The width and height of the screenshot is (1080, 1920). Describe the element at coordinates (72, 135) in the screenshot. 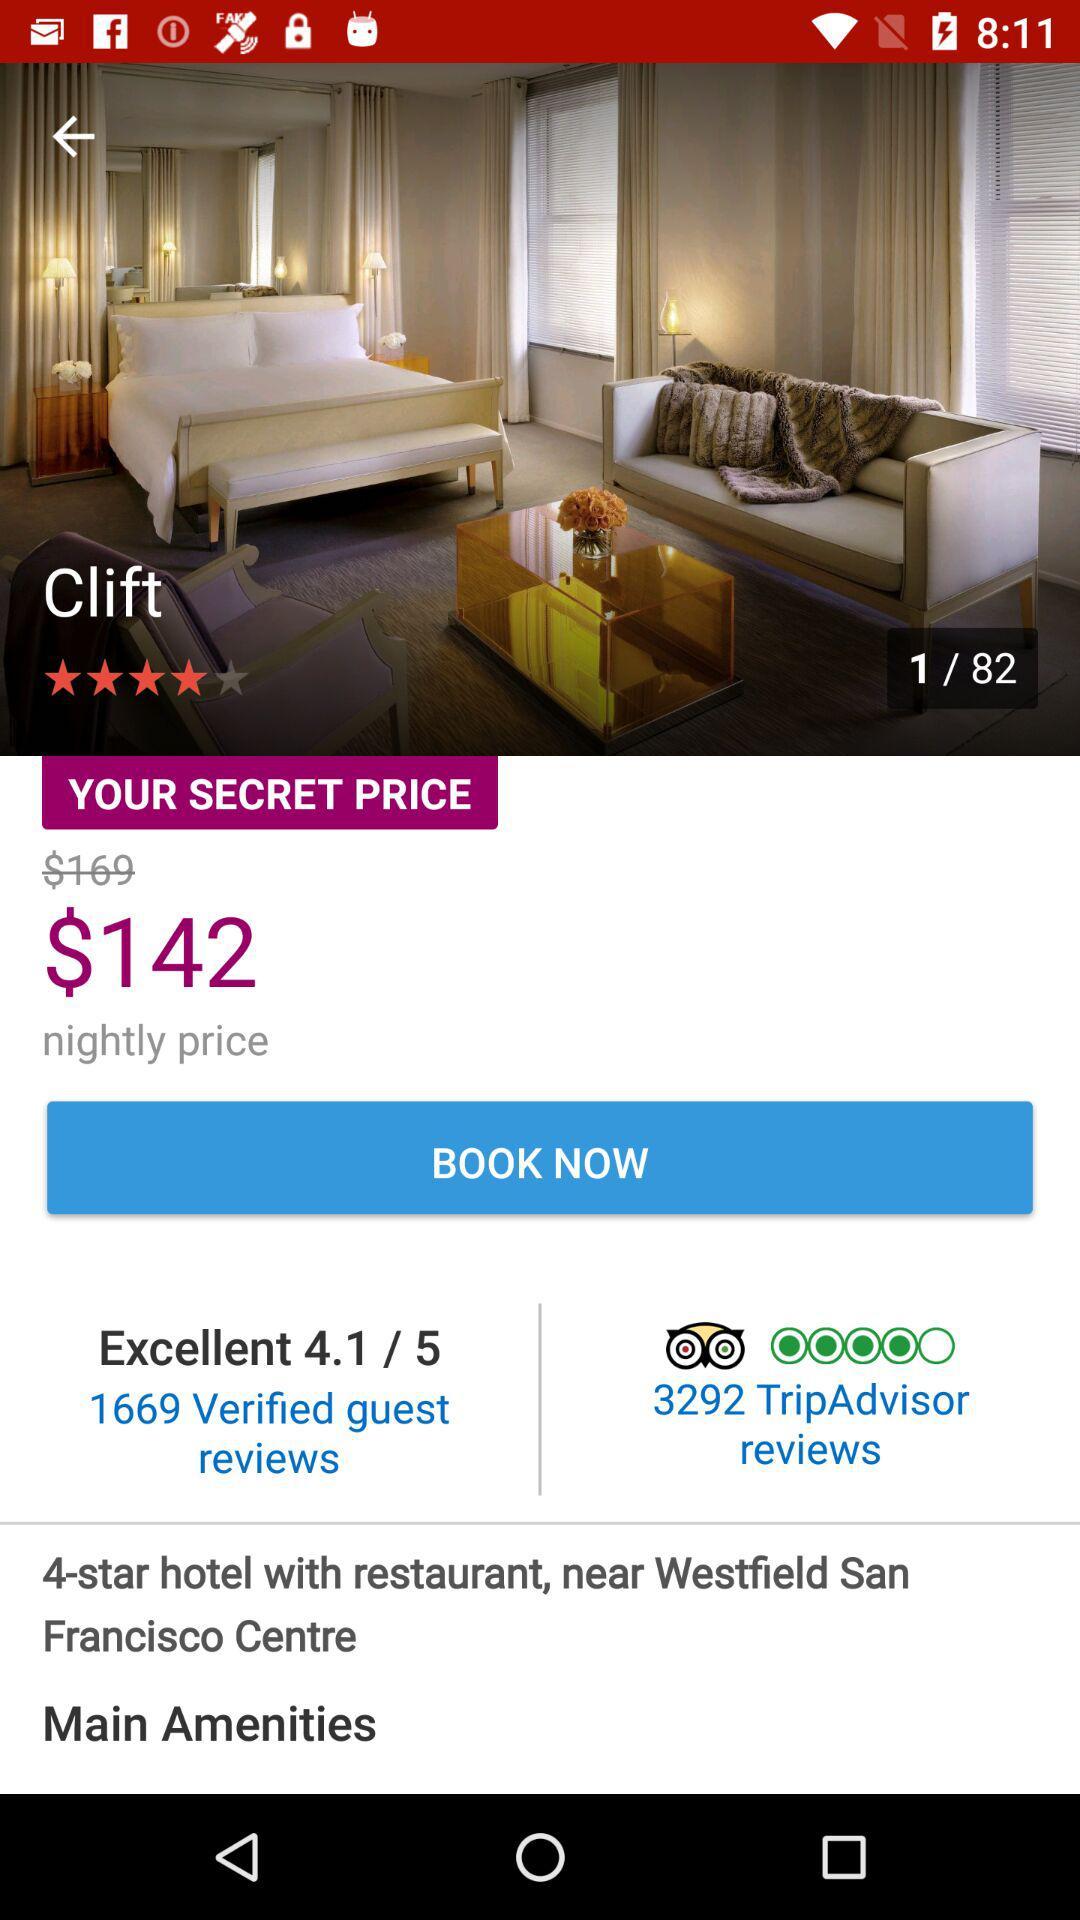

I see `item above the clift icon` at that location.